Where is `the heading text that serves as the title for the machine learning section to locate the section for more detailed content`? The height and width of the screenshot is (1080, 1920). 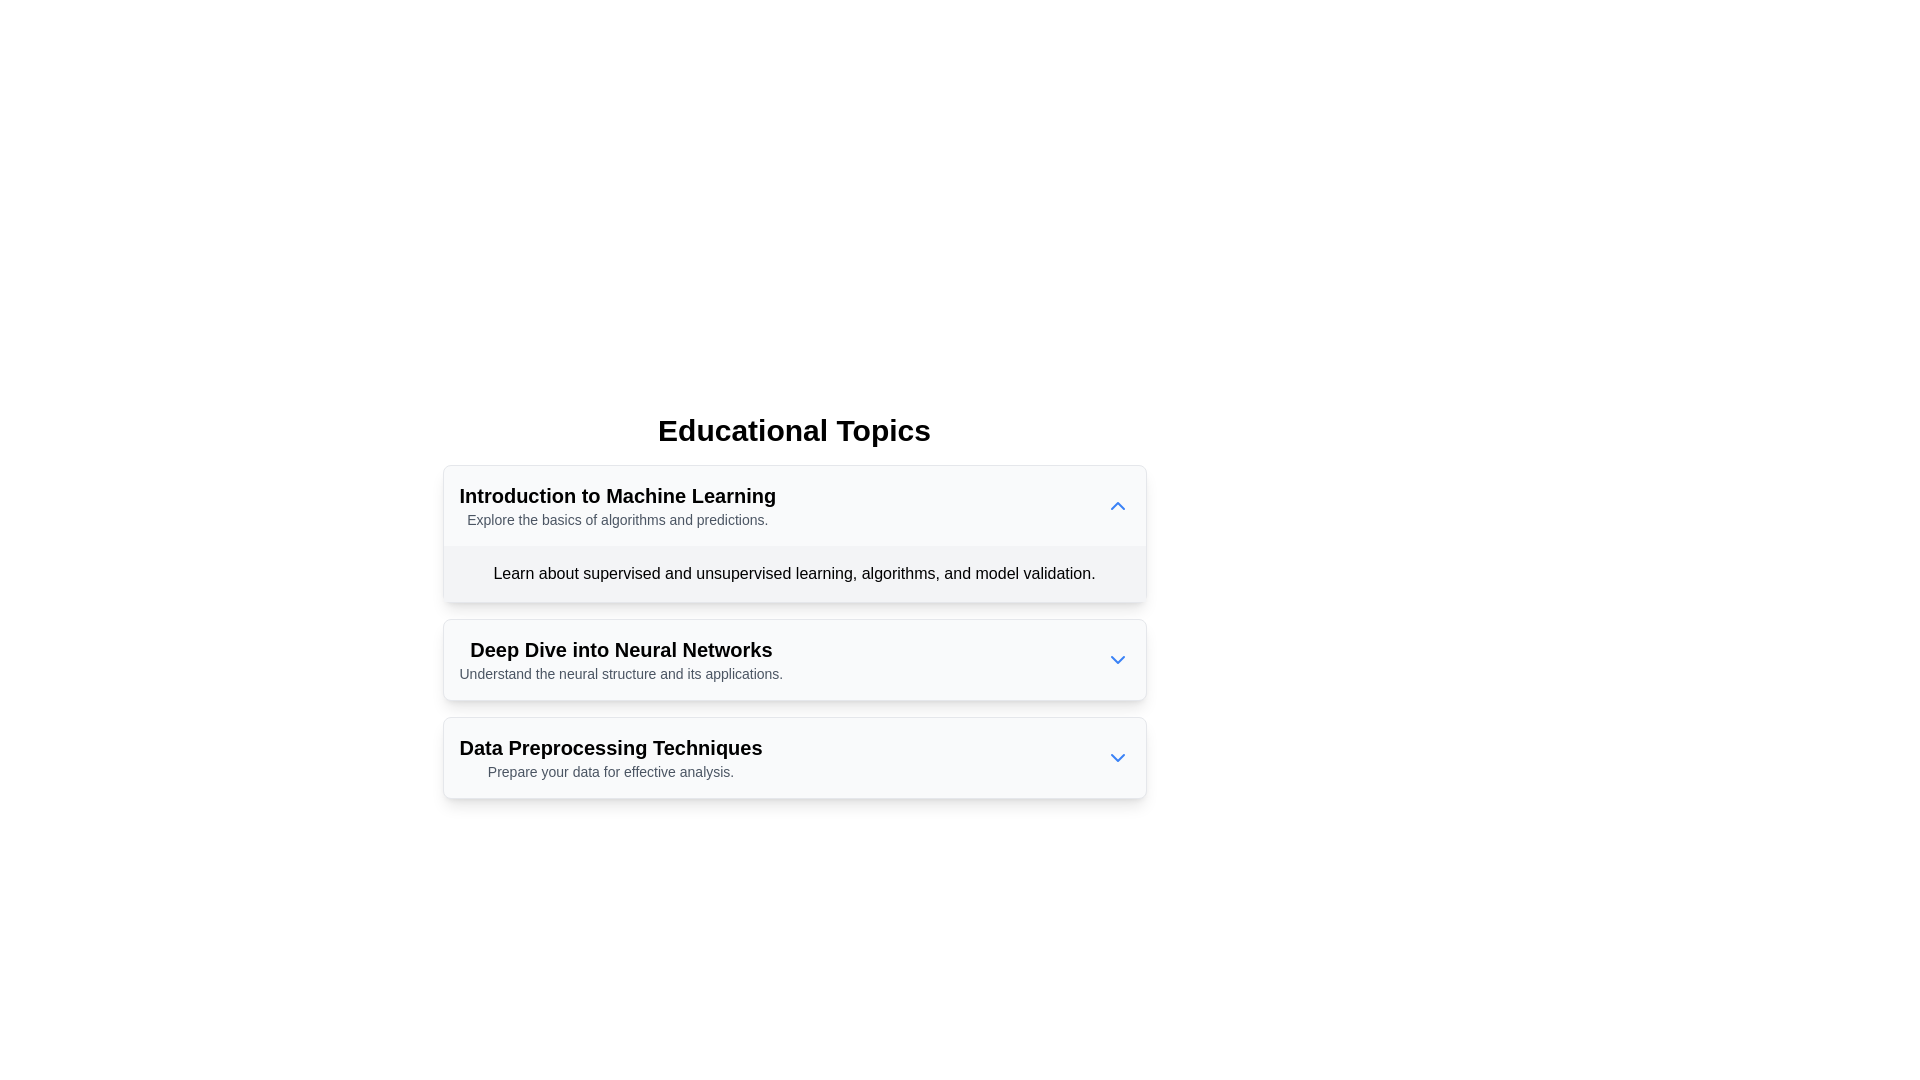
the heading text that serves as the title for the machine learning section to locate the section for more detailed content is located at coordinates (616, 495).